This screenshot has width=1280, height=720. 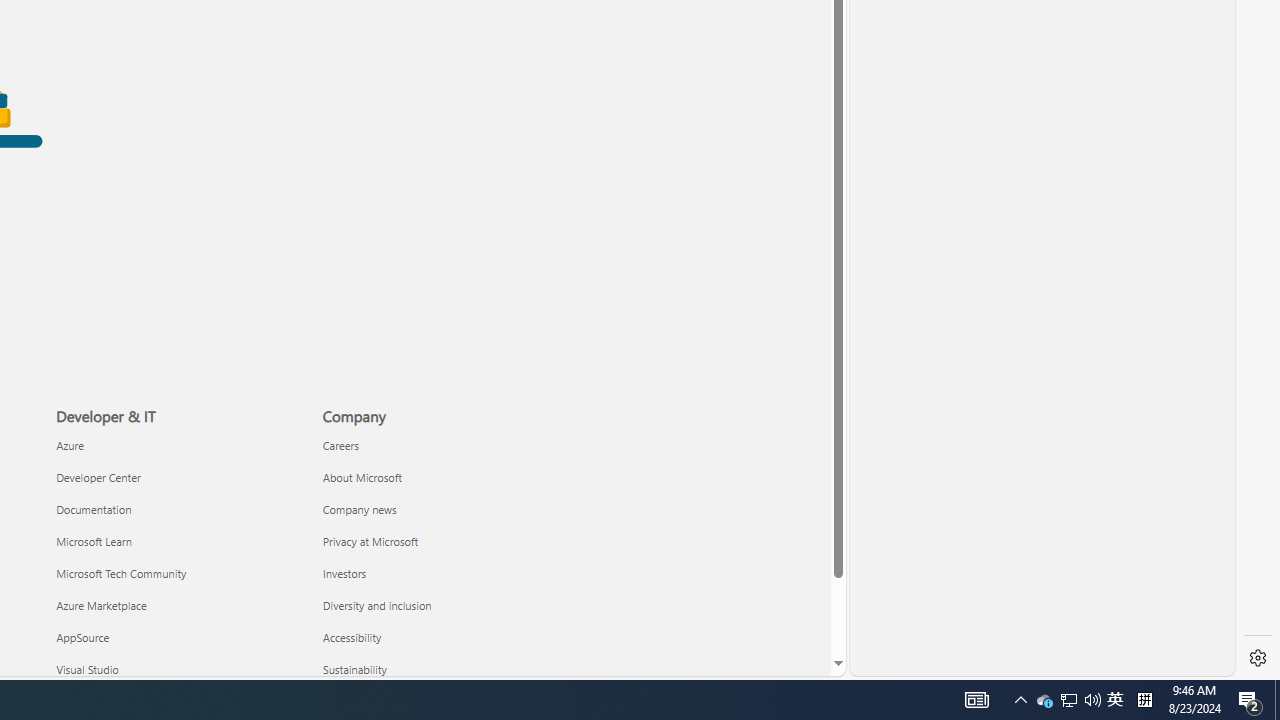 I want to click on 'About Microsoft Company', so click(x=362, y=477).